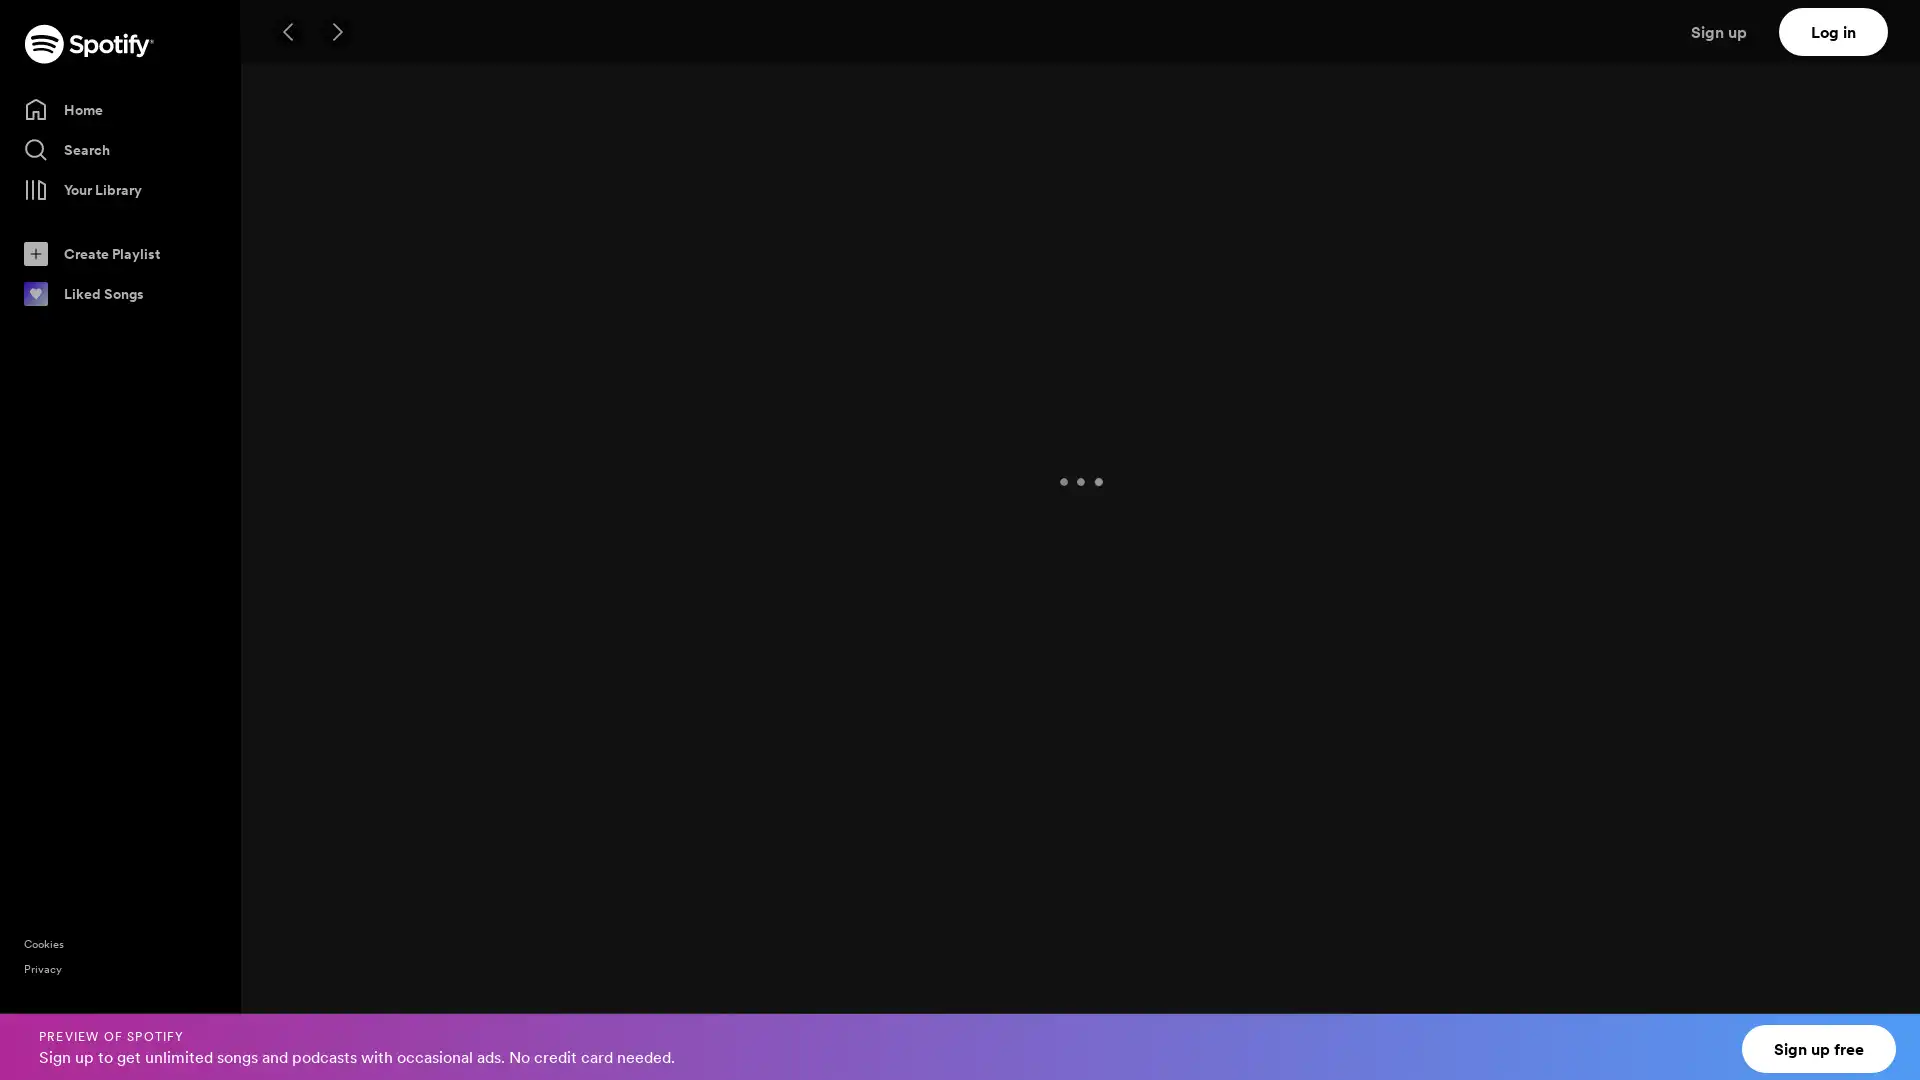  Describe the element at coordinates (1839, 608) in the screenshot. I see `Play Liquid Drum and Bass` at that location.